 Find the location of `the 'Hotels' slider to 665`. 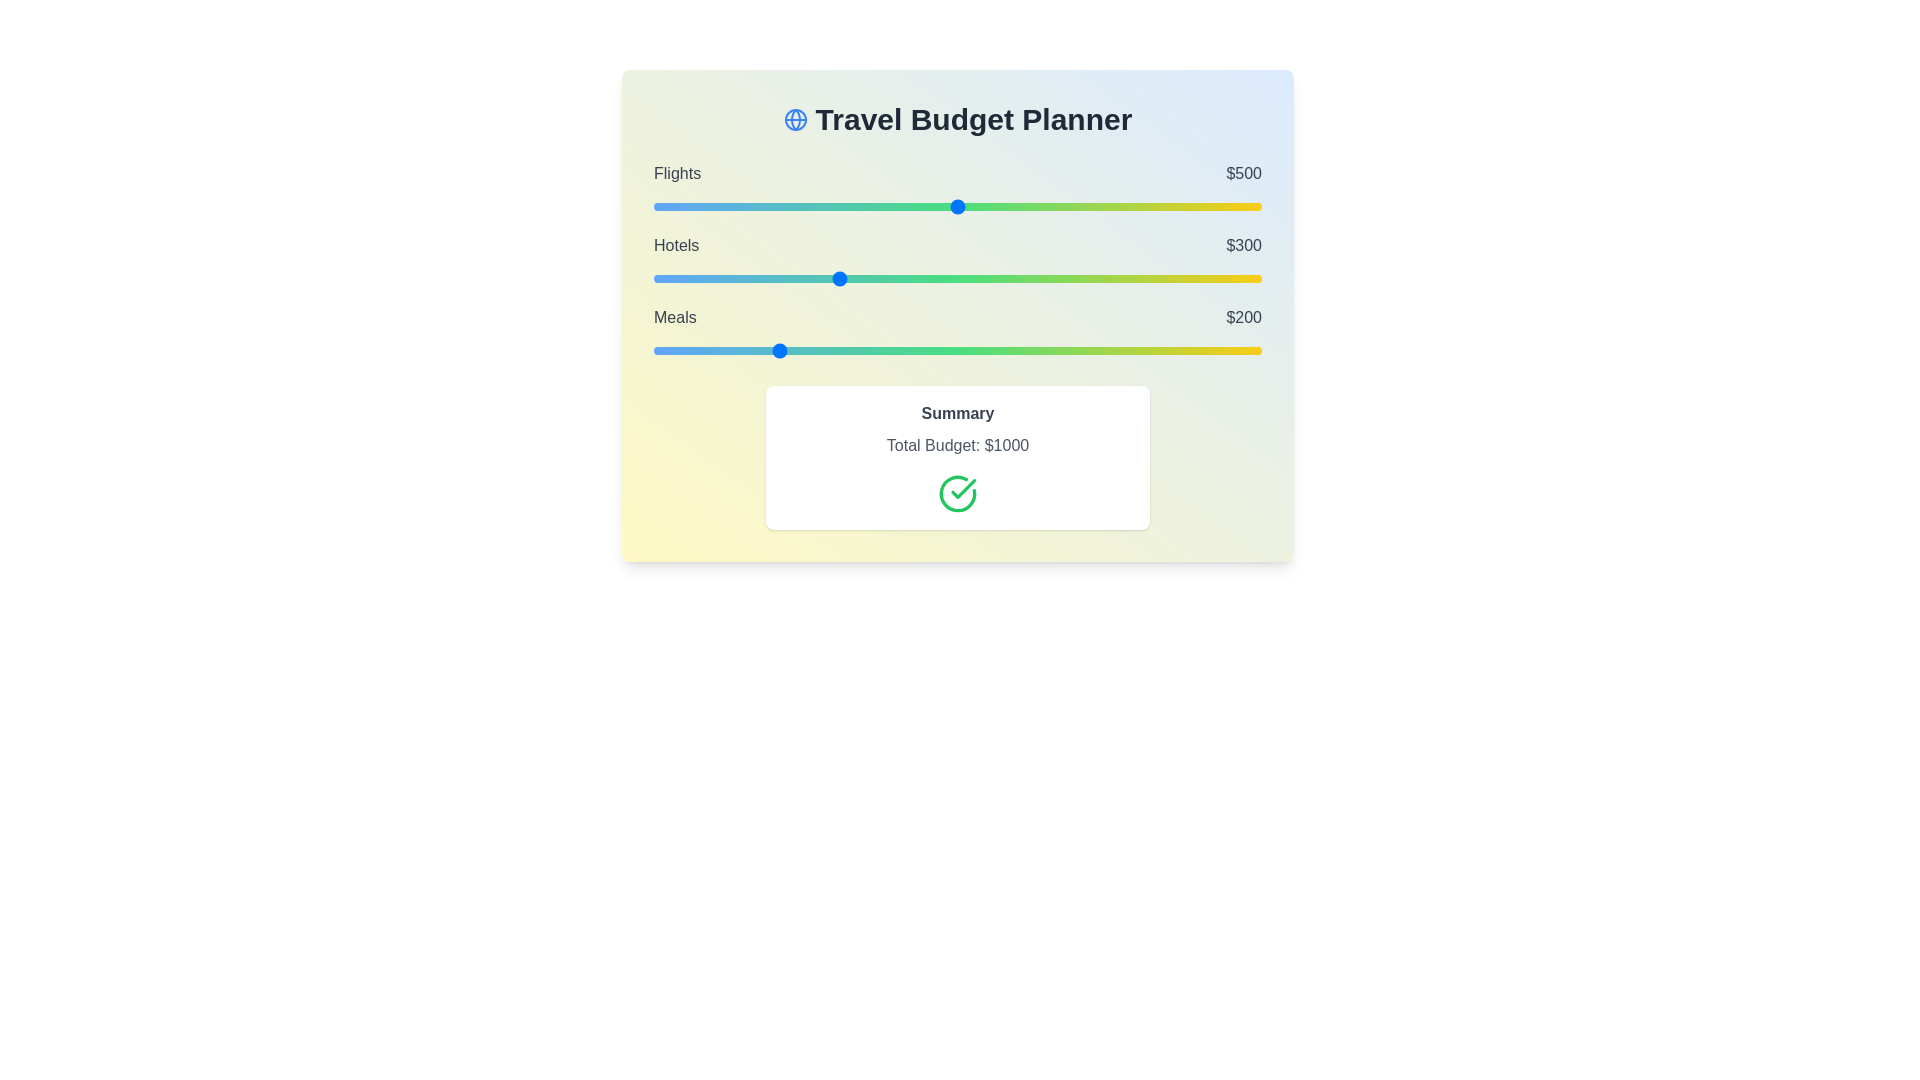

the 'Hotels' slider to 665 is located at coordinates (1057, 278).